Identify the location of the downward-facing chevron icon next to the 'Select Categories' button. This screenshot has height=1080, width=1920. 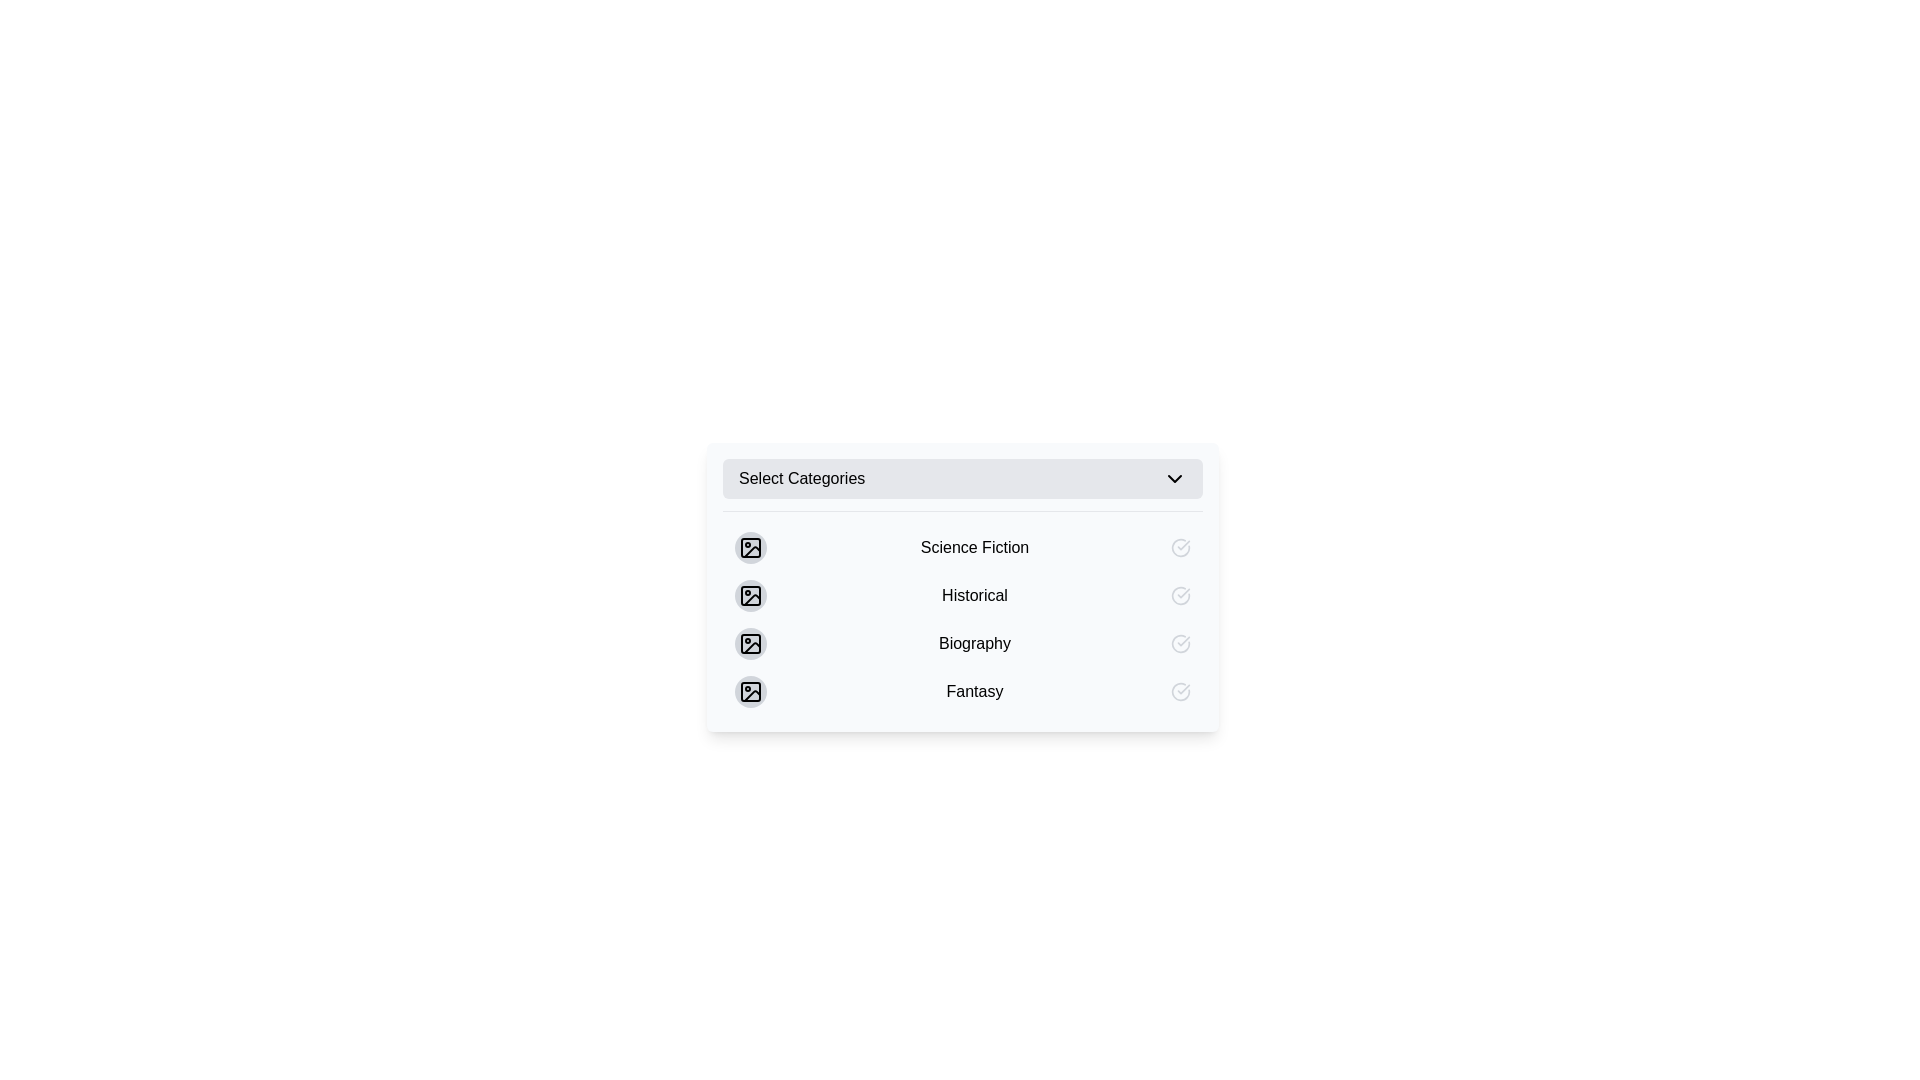
(1175, 478).